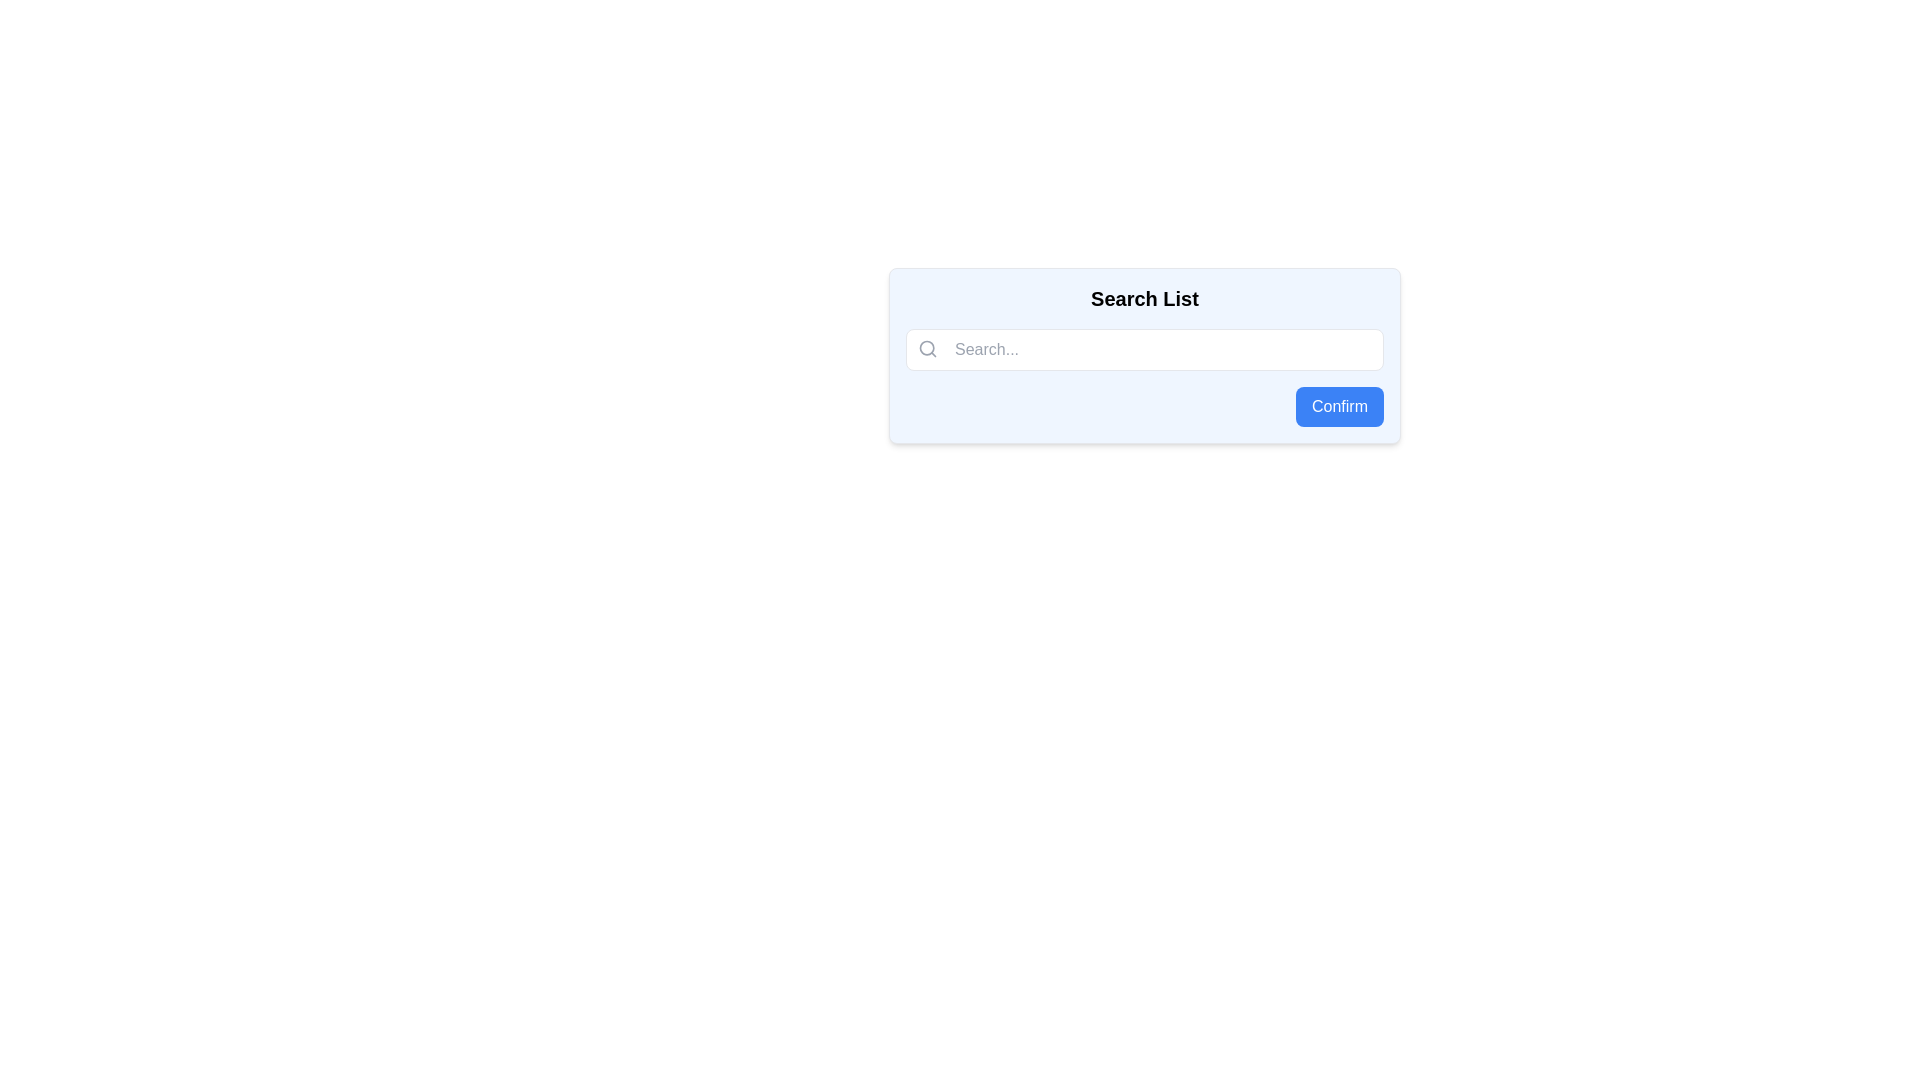 Image resolution: width=1920 pixels, height=1080 pixels. What do you see at coordinates (1339, 406) in the screenshot?
I see `the 'Confirm' button, which has a blue background and white text` at bounding box center [1339, 406].